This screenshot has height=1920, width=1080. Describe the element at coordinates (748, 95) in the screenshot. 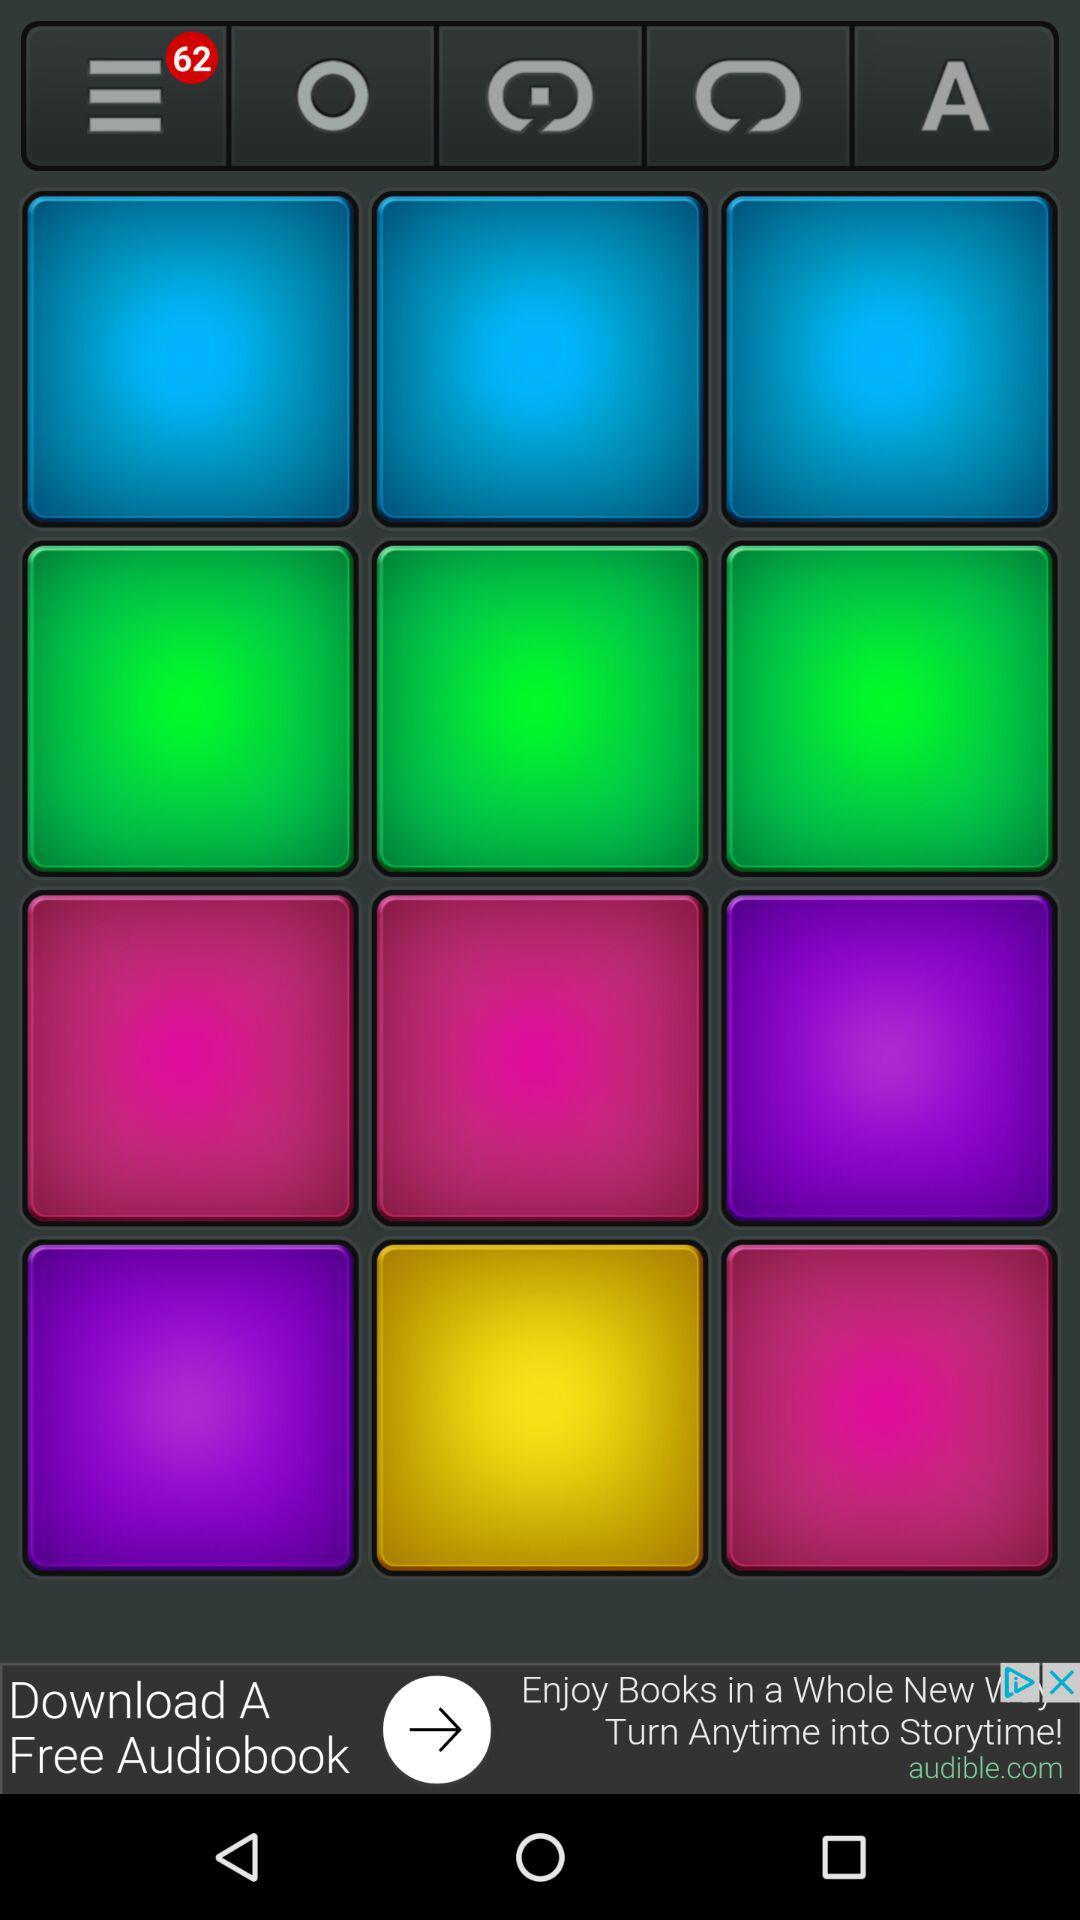

I see `the chat icon` at that location.